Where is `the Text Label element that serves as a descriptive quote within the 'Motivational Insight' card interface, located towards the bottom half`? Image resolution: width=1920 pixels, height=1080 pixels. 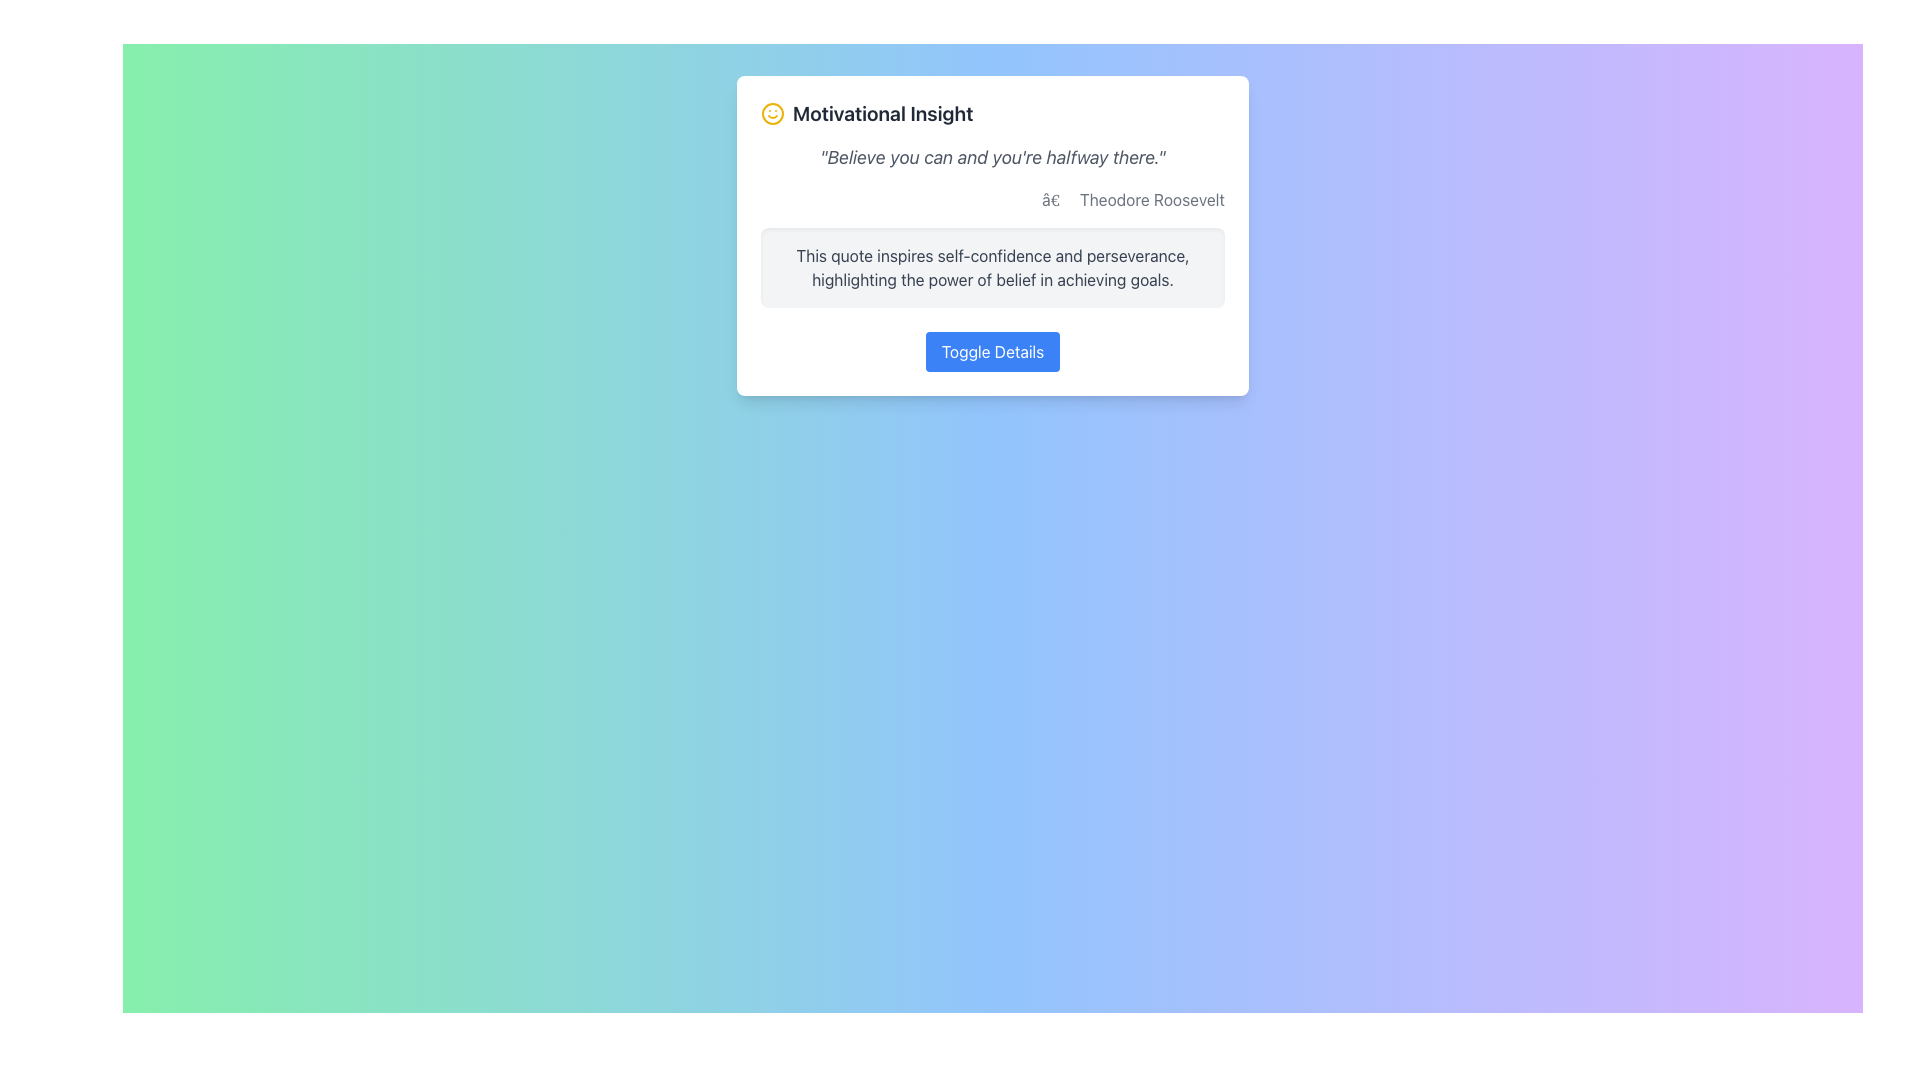
the Text Label element that serves as a descriptive quote within the 'Motivational Insight' card interface, located towards the bottom half is located at coordinates (993, 266).